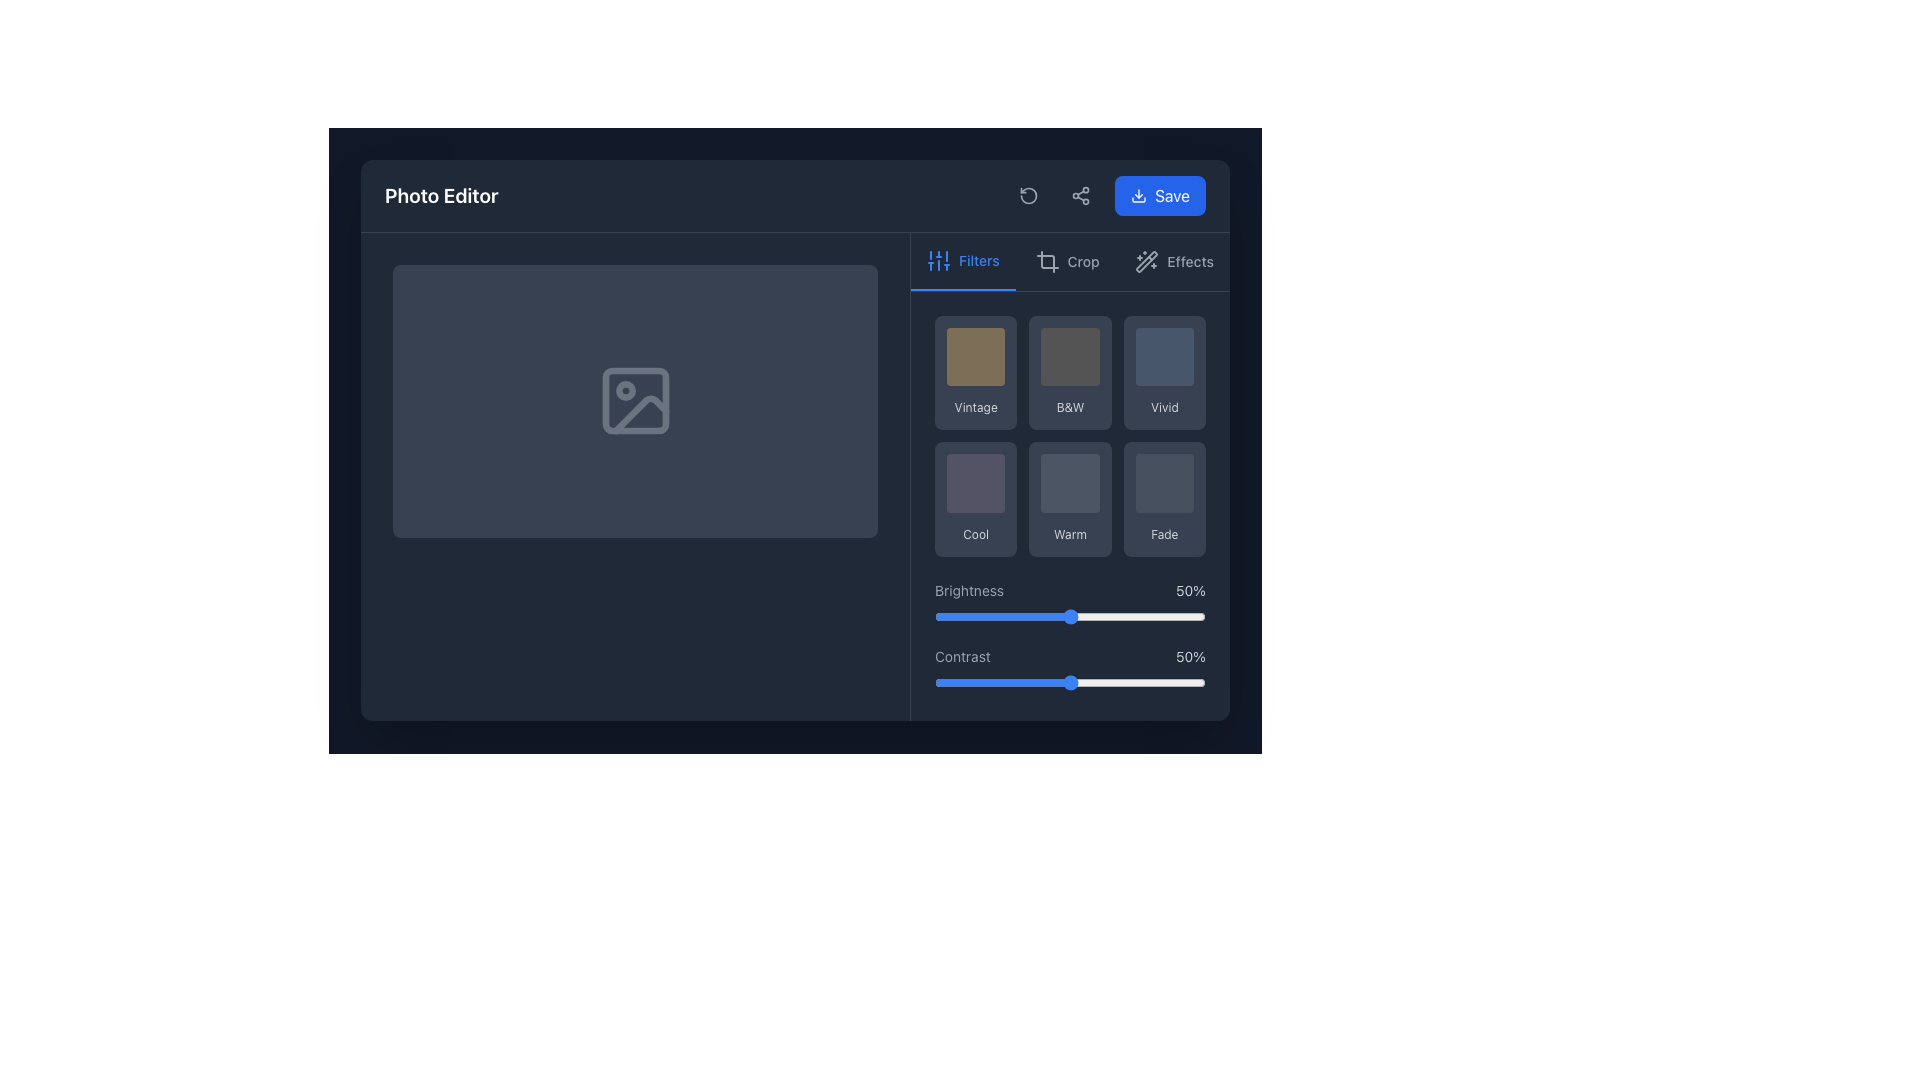  Describe the element at coordinates (1069, 505) in the screenshot. I see `the Interactive panel located in the right section of the interface below the toolbar` at that location.